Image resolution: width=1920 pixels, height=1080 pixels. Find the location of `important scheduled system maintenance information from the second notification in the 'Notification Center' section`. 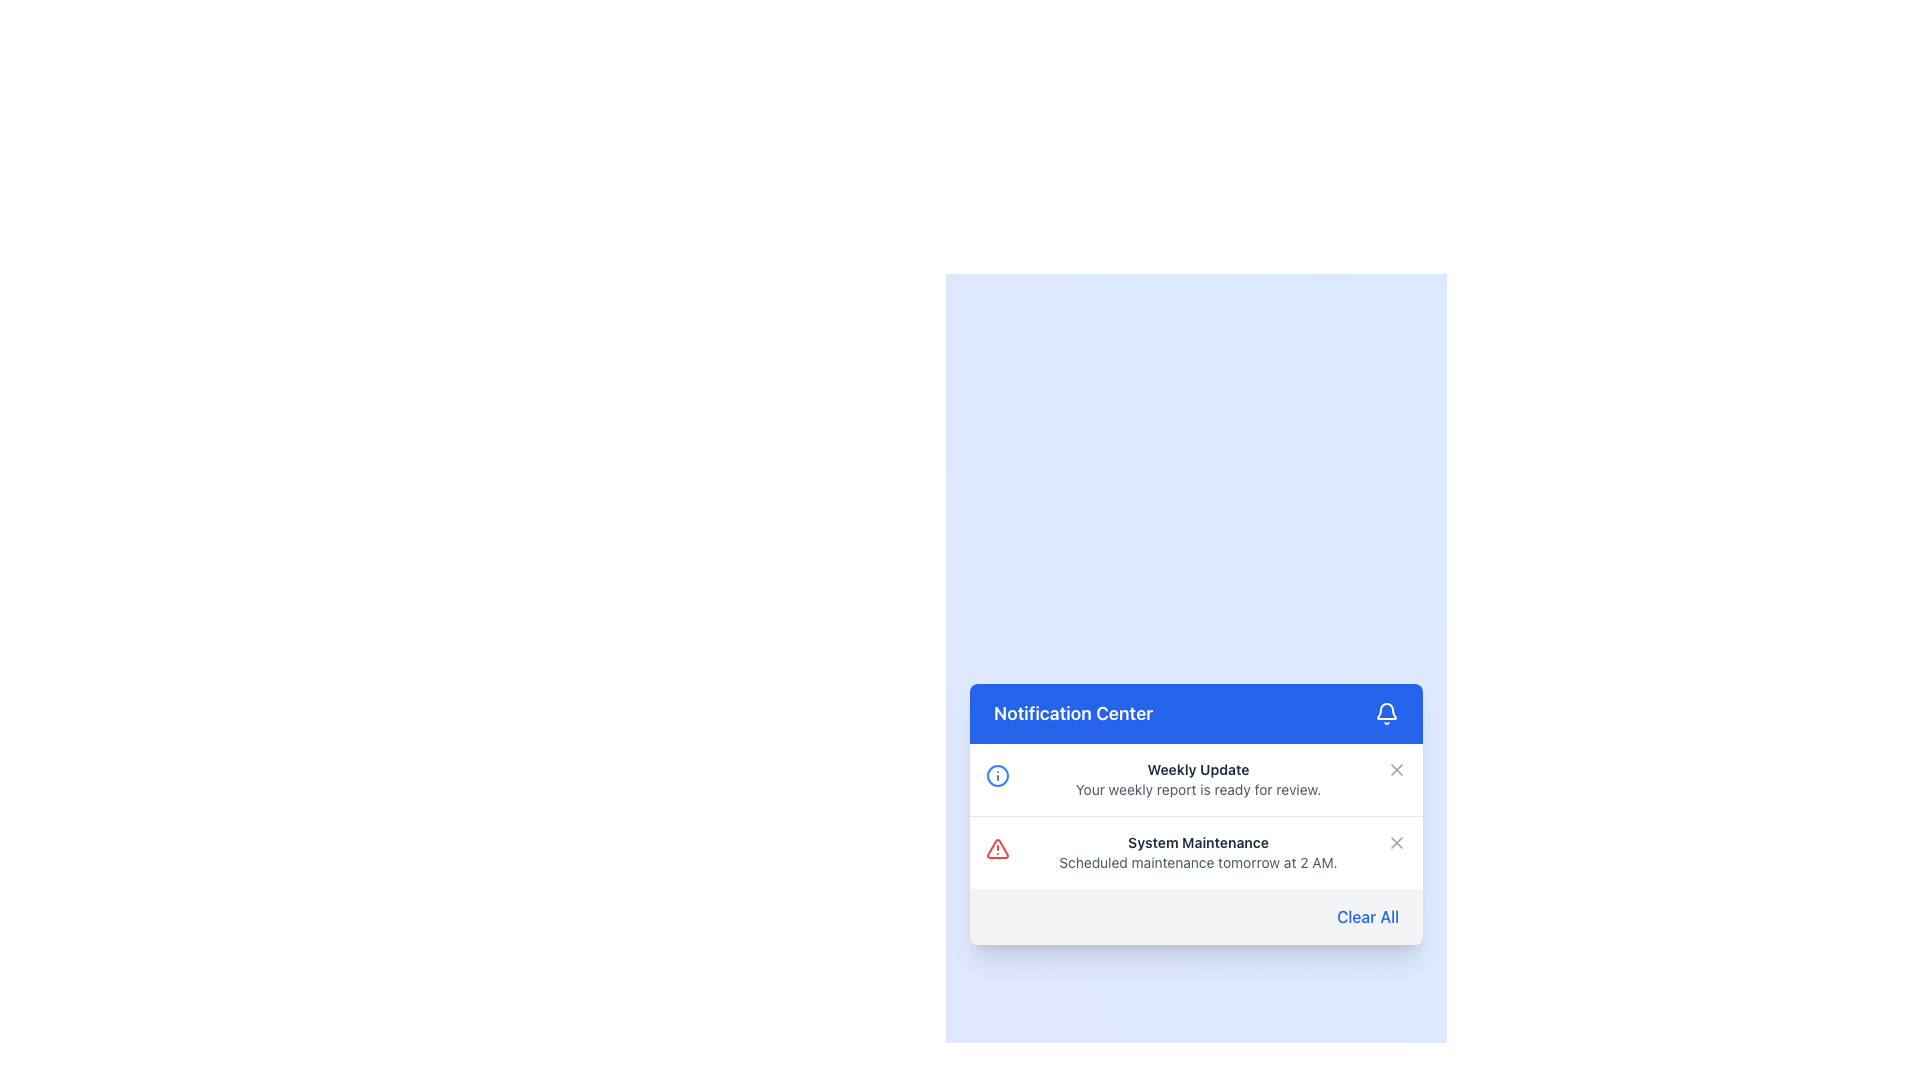

important scheduled system maintenance information from the second notification in the 'Notification Center' section is located at coordinates (1198, 852).